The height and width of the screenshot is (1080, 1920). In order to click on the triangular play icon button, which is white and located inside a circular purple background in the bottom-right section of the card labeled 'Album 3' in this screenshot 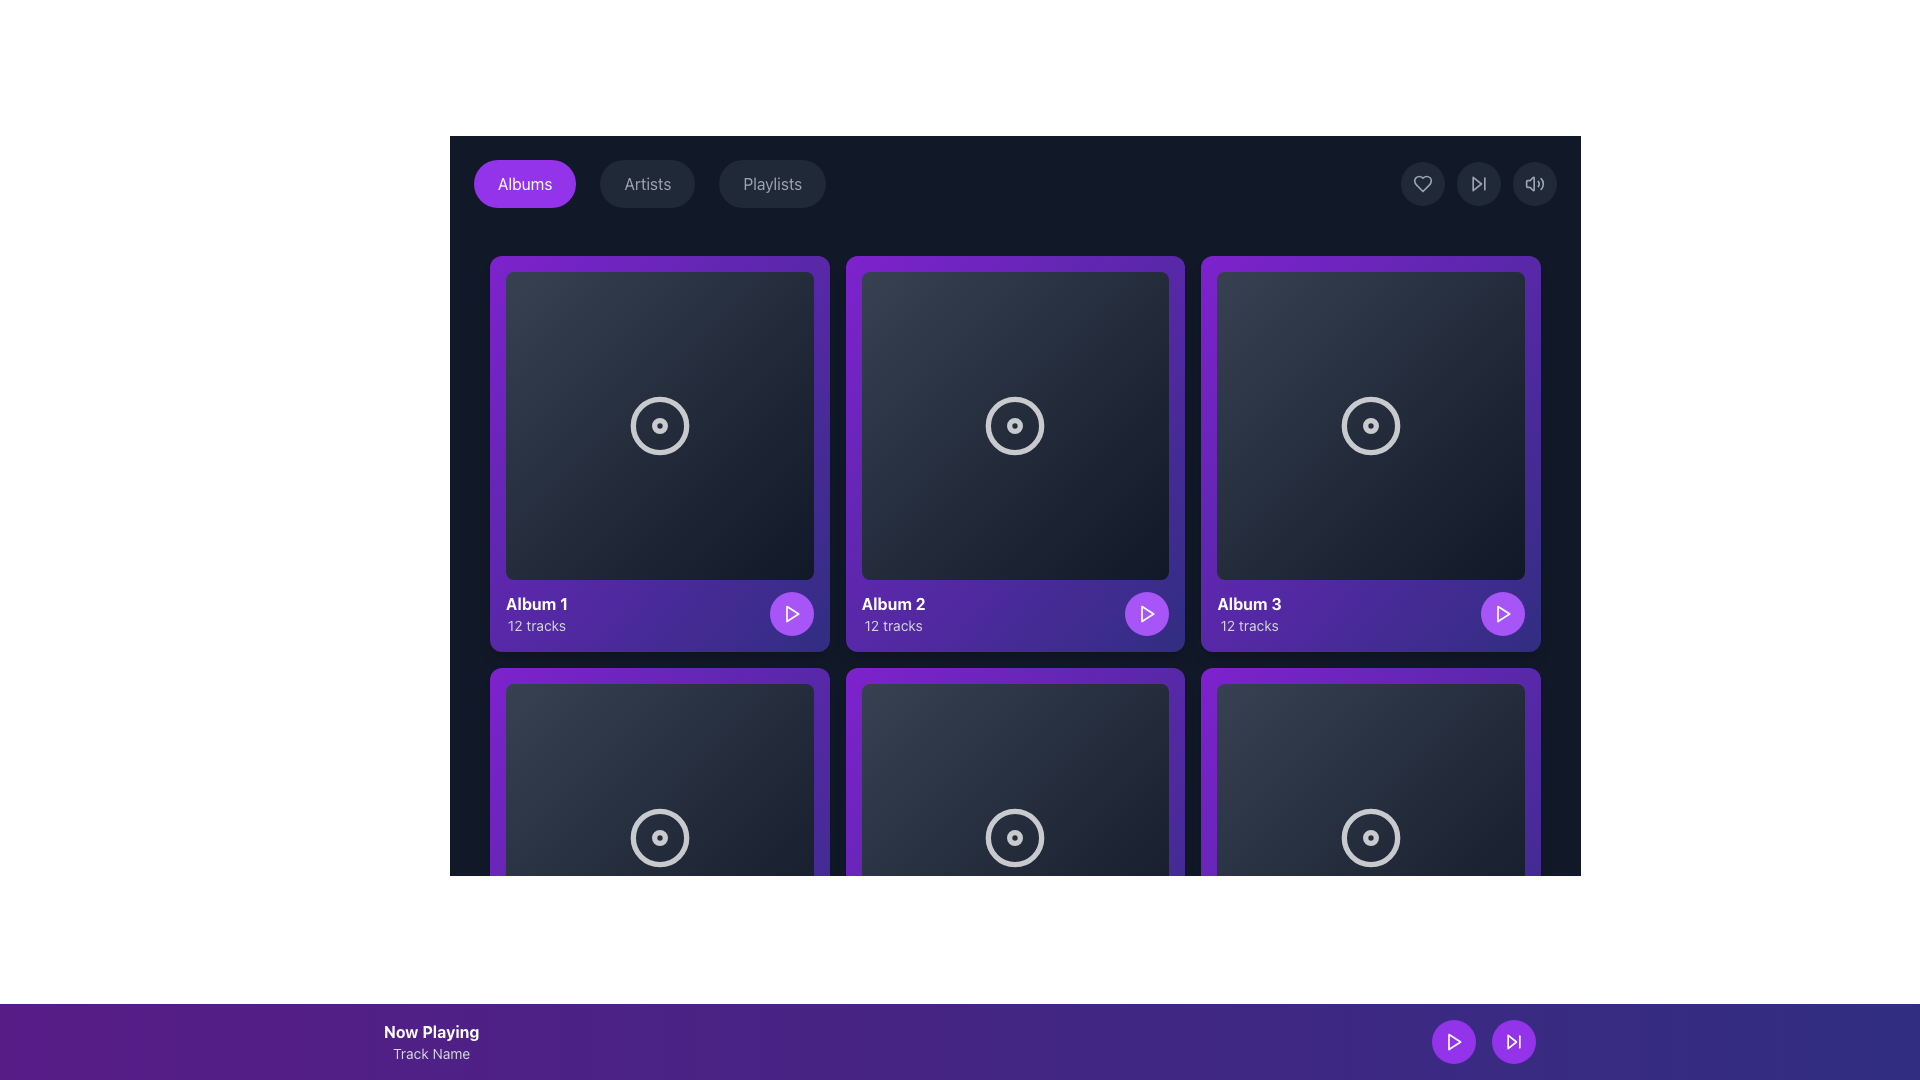, I will do `click(1502, 612)`.